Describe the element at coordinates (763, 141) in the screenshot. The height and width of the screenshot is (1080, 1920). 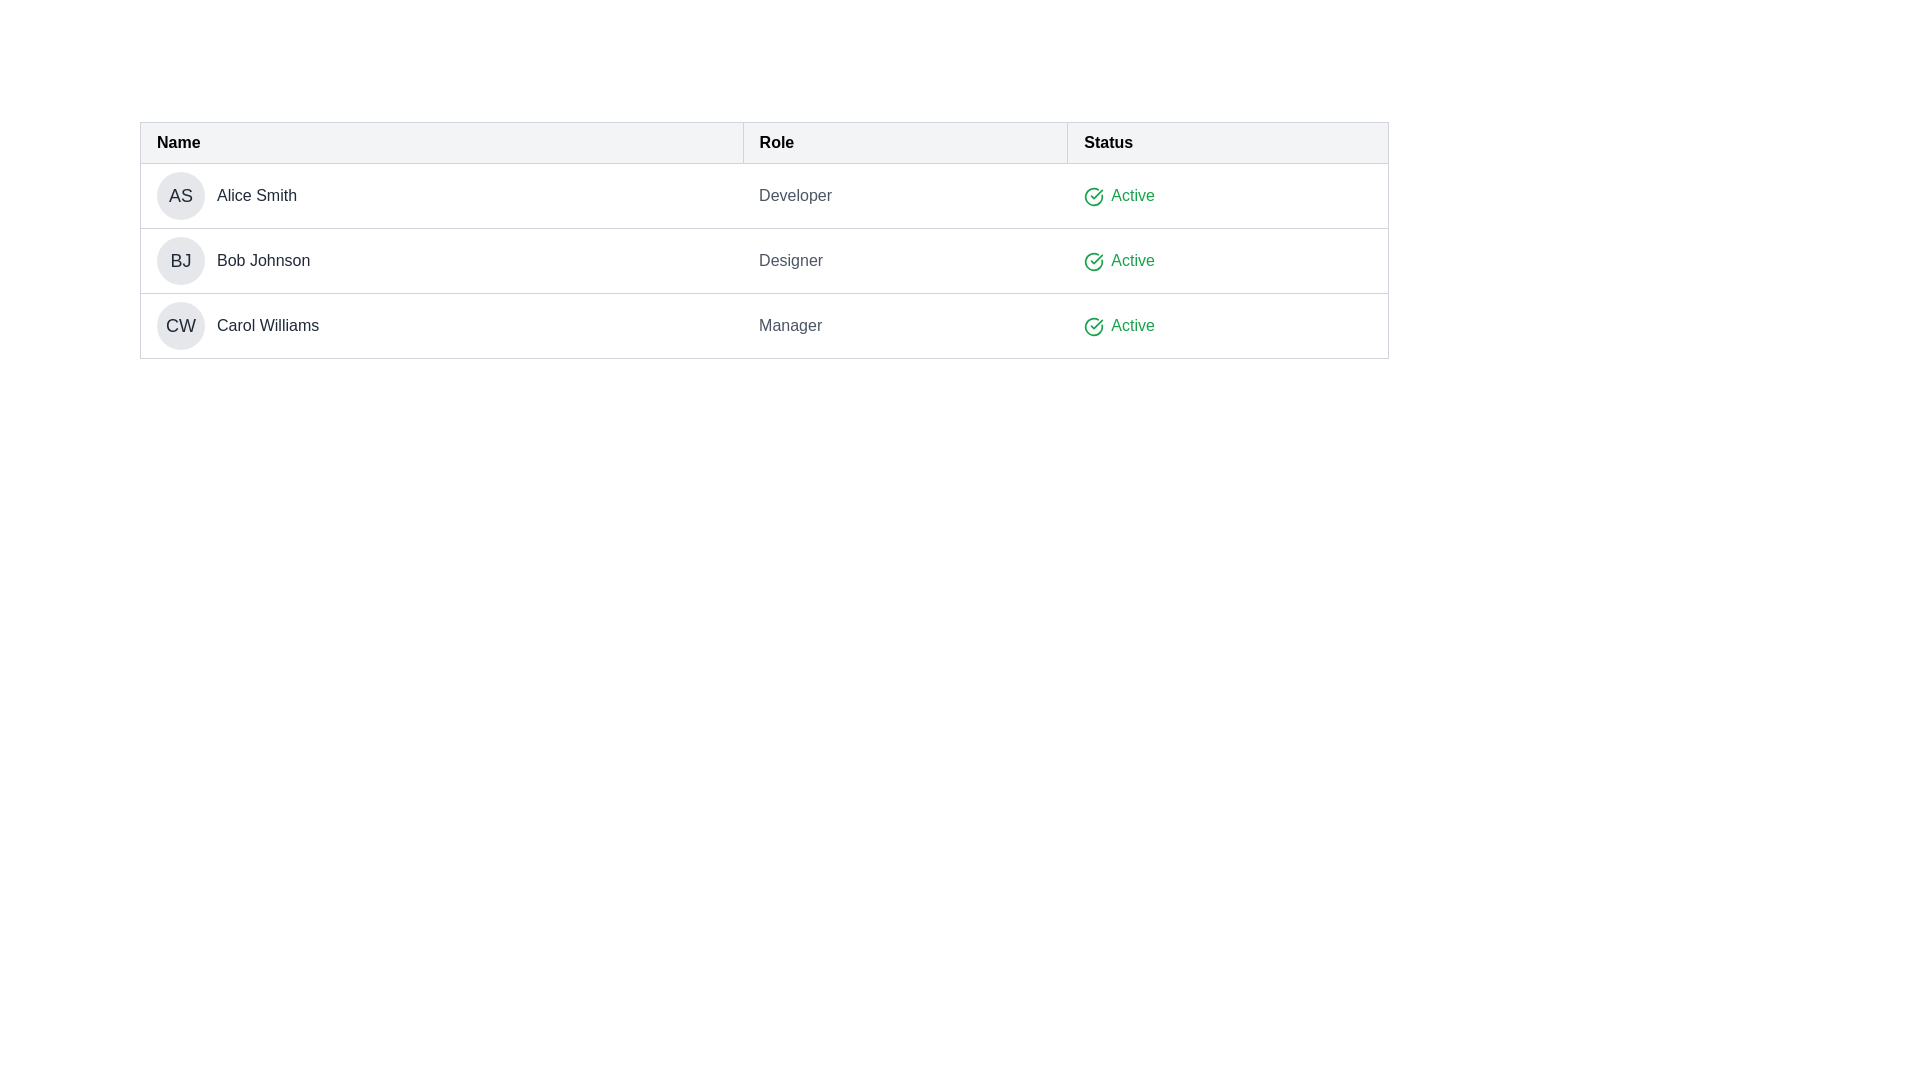
I see `the 'Role' header in the Table Header Row to sort the table by role` at that location.